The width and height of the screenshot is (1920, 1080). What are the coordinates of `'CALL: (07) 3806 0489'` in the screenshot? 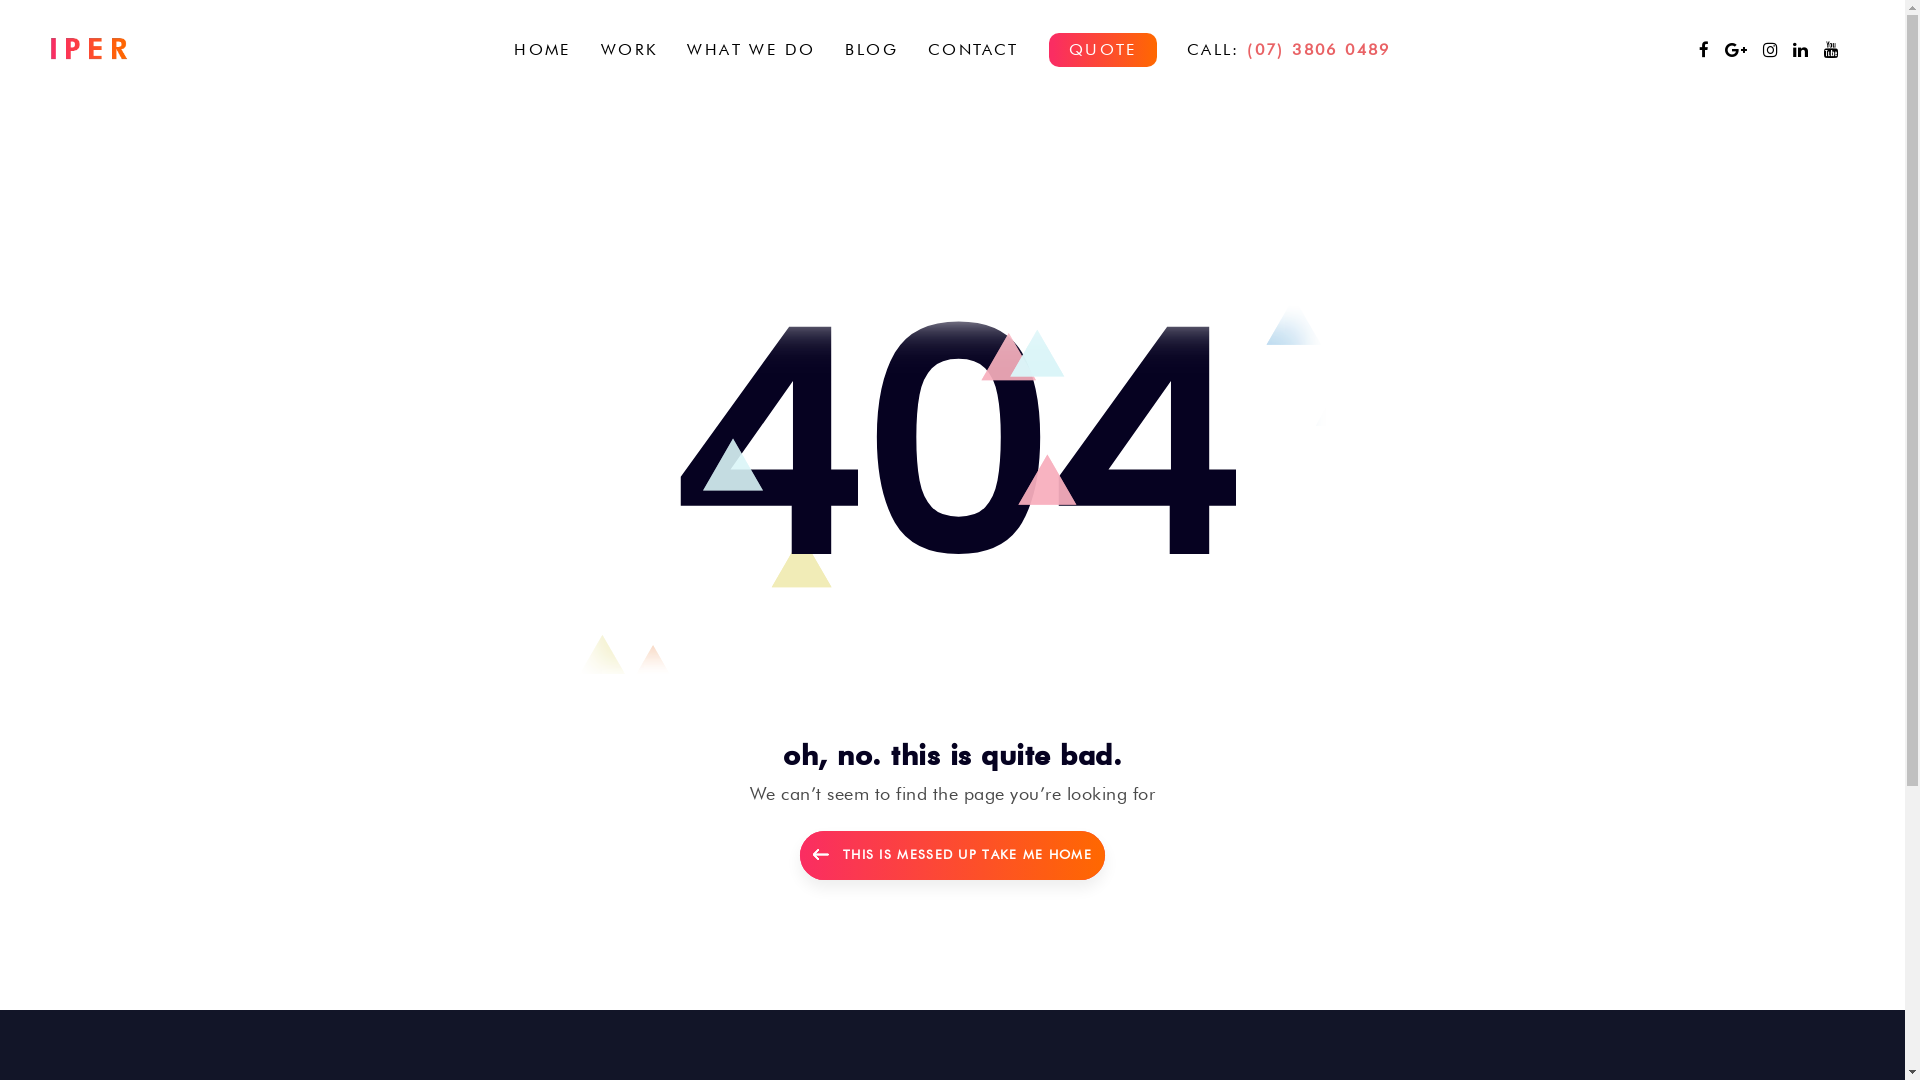 It's located at (1289, 48).